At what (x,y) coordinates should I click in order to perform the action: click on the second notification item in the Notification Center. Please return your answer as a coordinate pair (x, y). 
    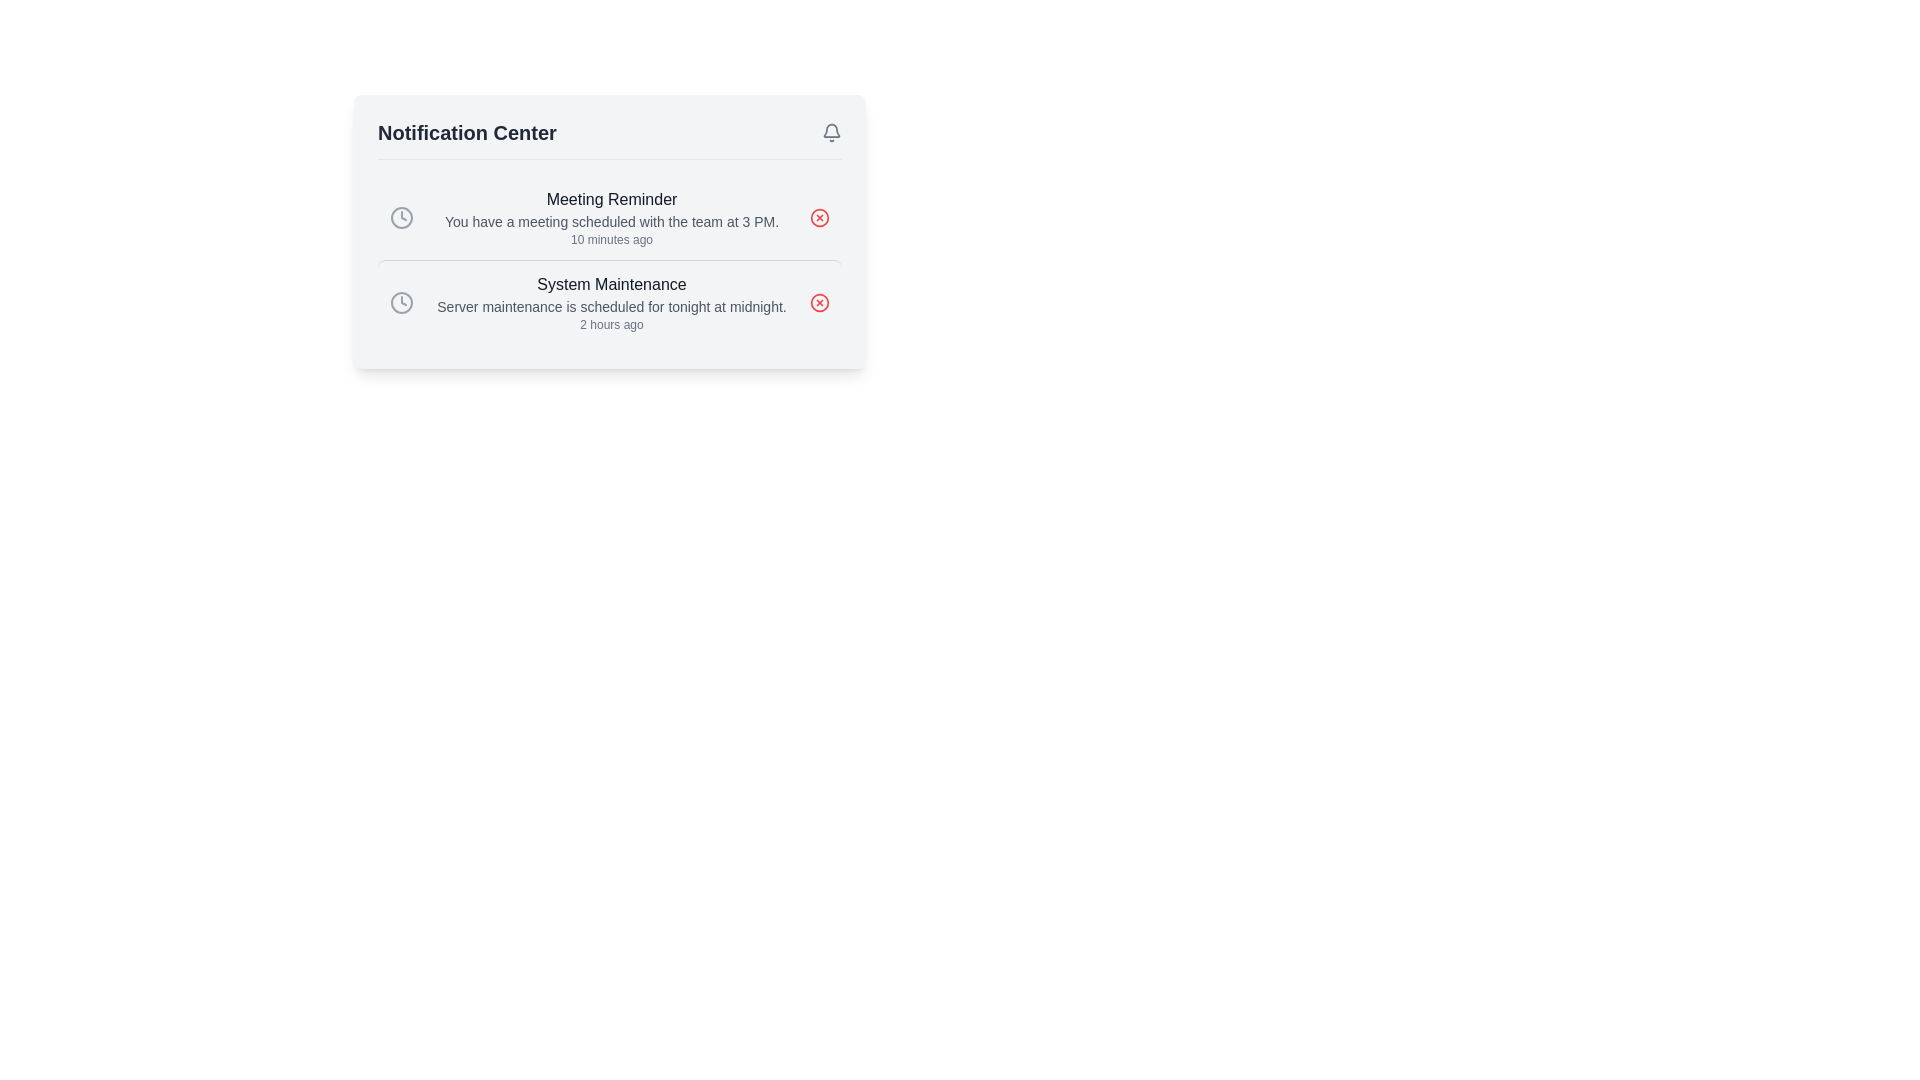
    Looking at the image, I should click on (608, 302).